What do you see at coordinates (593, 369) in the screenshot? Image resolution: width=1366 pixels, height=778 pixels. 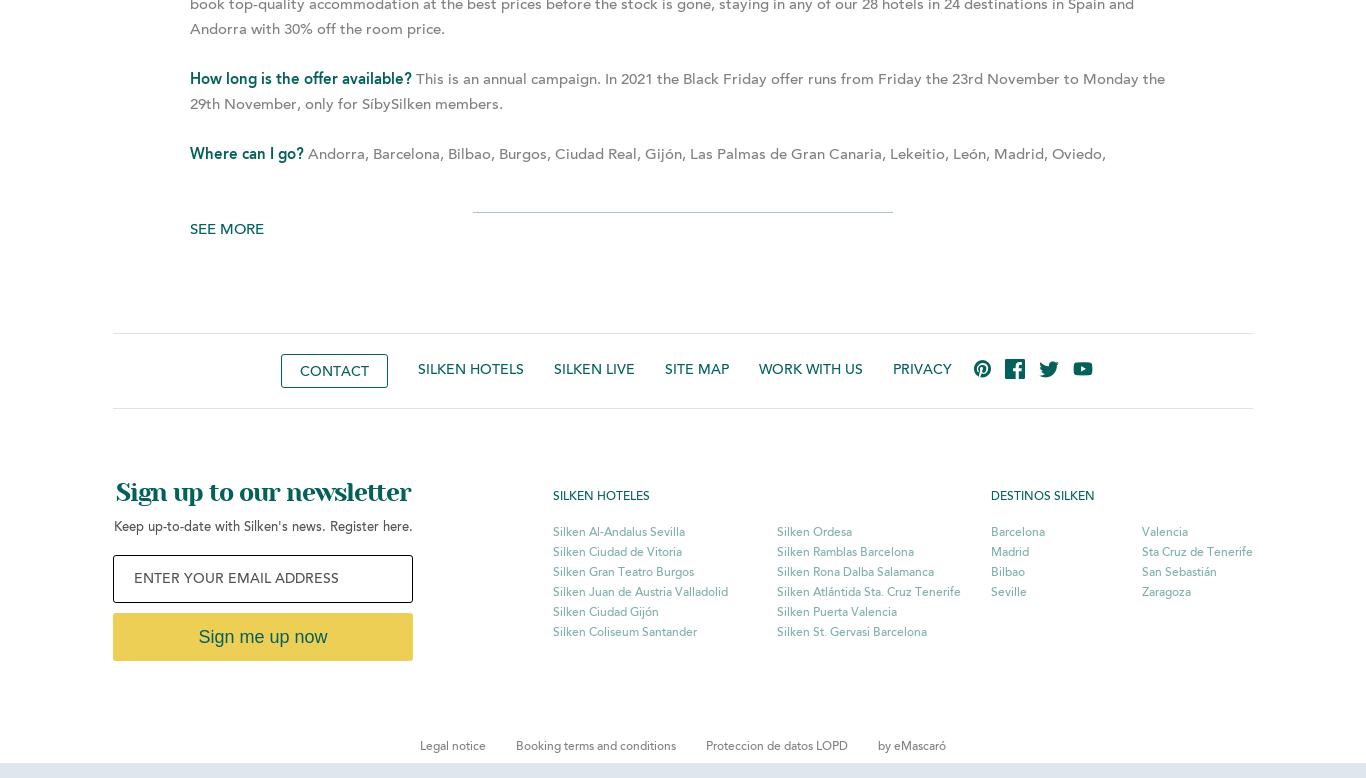 I see `'Silken live'` at bounding box center [593, 369].